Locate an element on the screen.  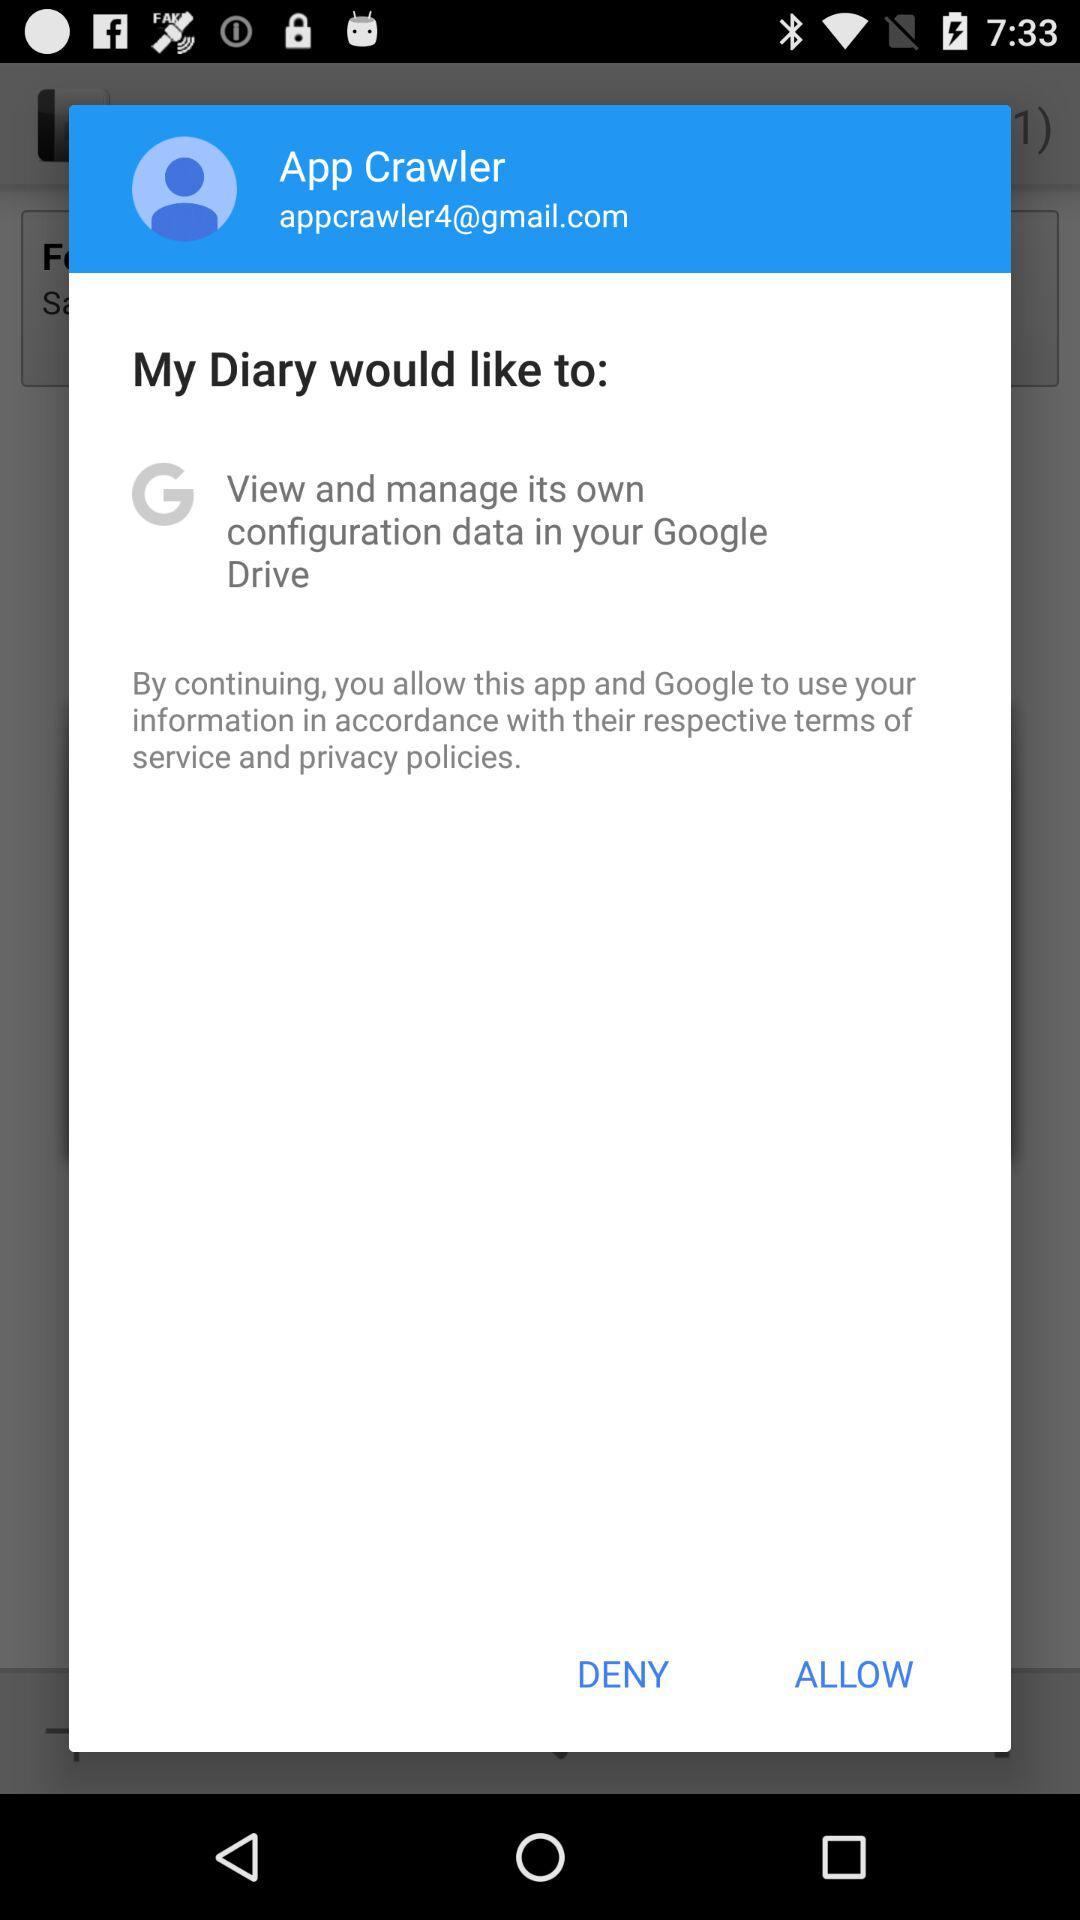
the icon to the left of allow button is located at coordinates (621, 1673).